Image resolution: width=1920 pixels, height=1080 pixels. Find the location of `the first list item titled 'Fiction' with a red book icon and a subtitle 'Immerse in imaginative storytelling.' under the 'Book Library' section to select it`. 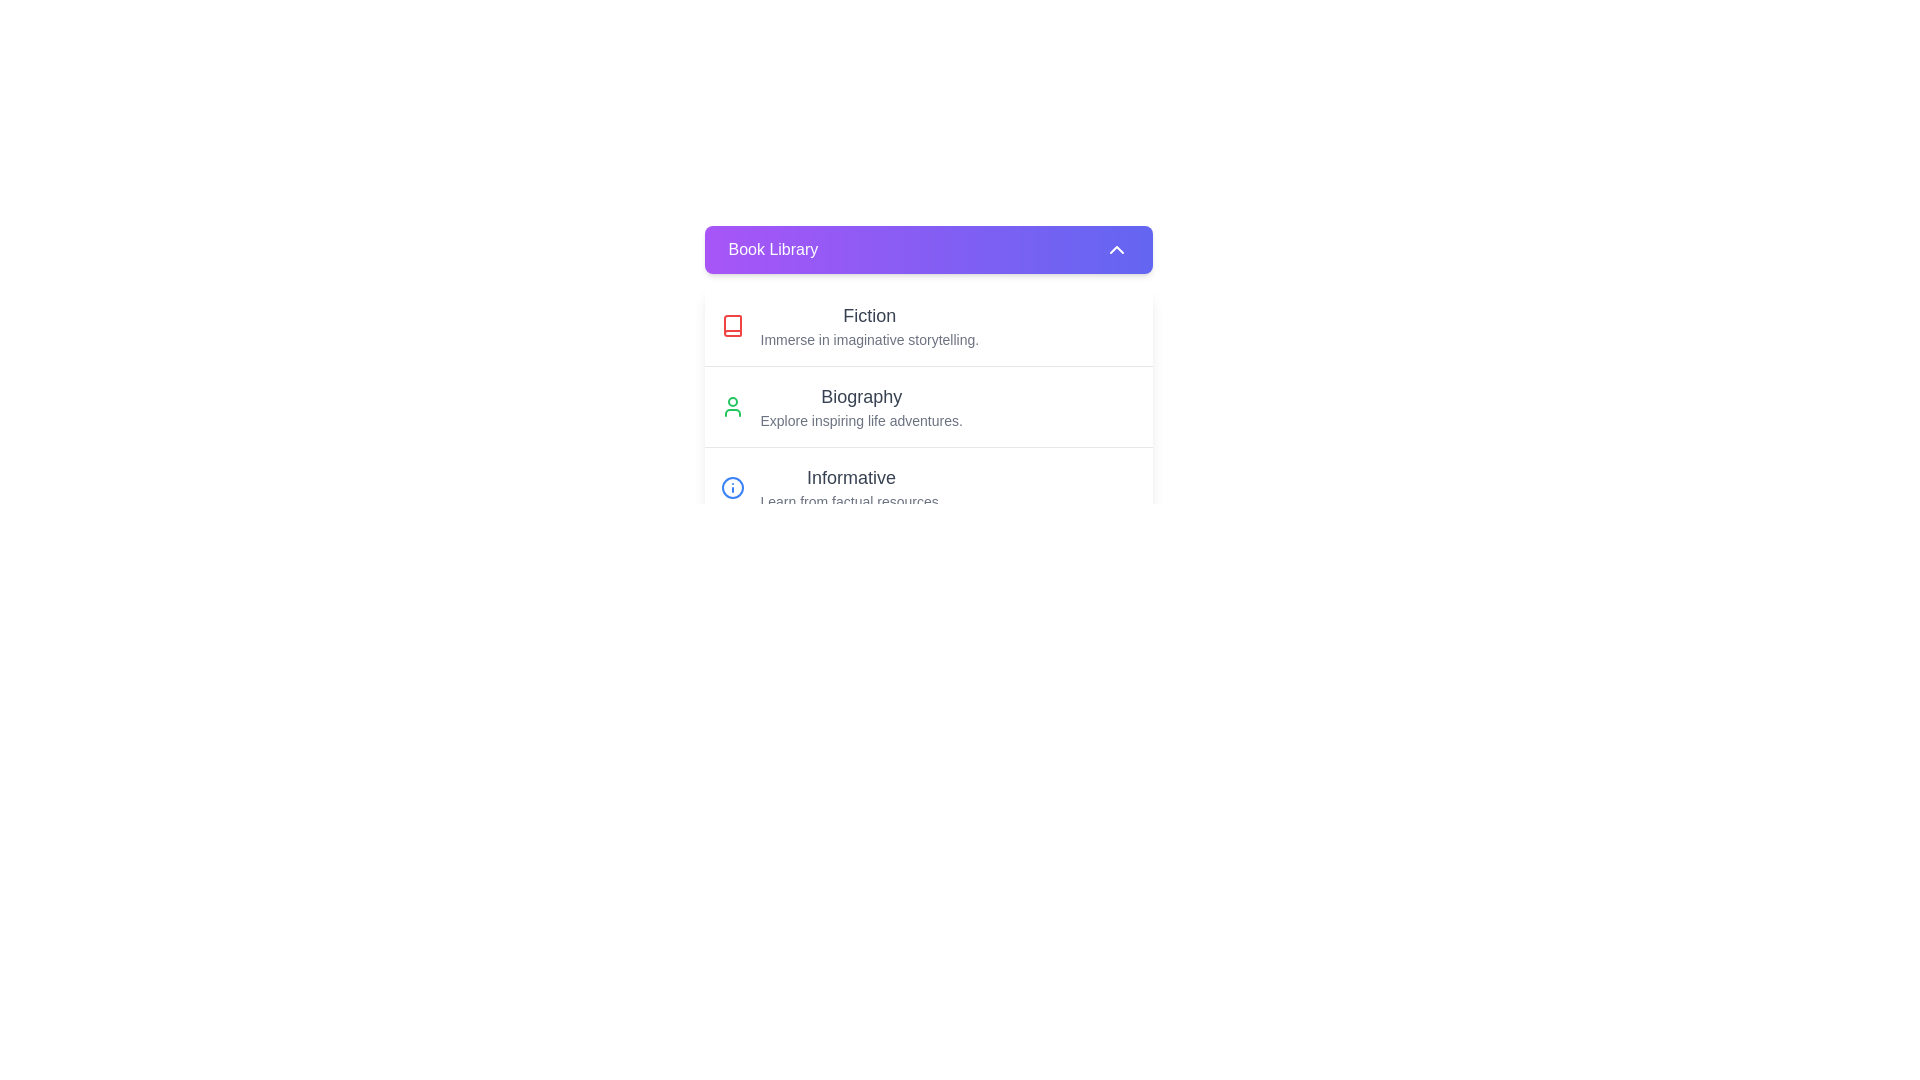

the first list item titled 'Fiction' with a red book icon and a subtitle 'Immerse in imaginative storytelling.' under the 'Book Library' section to select it is located at coordinates (927, 325).